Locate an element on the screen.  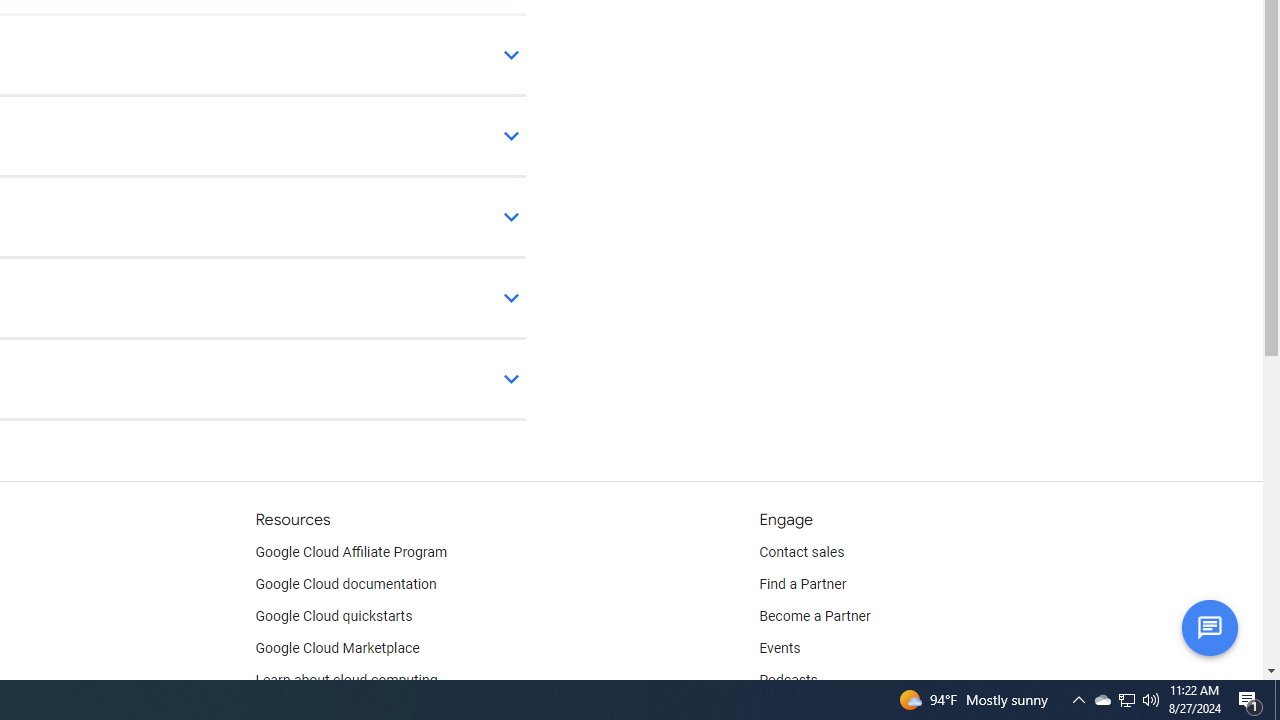
'Become a Partner' is located at coordinates (814, 616).